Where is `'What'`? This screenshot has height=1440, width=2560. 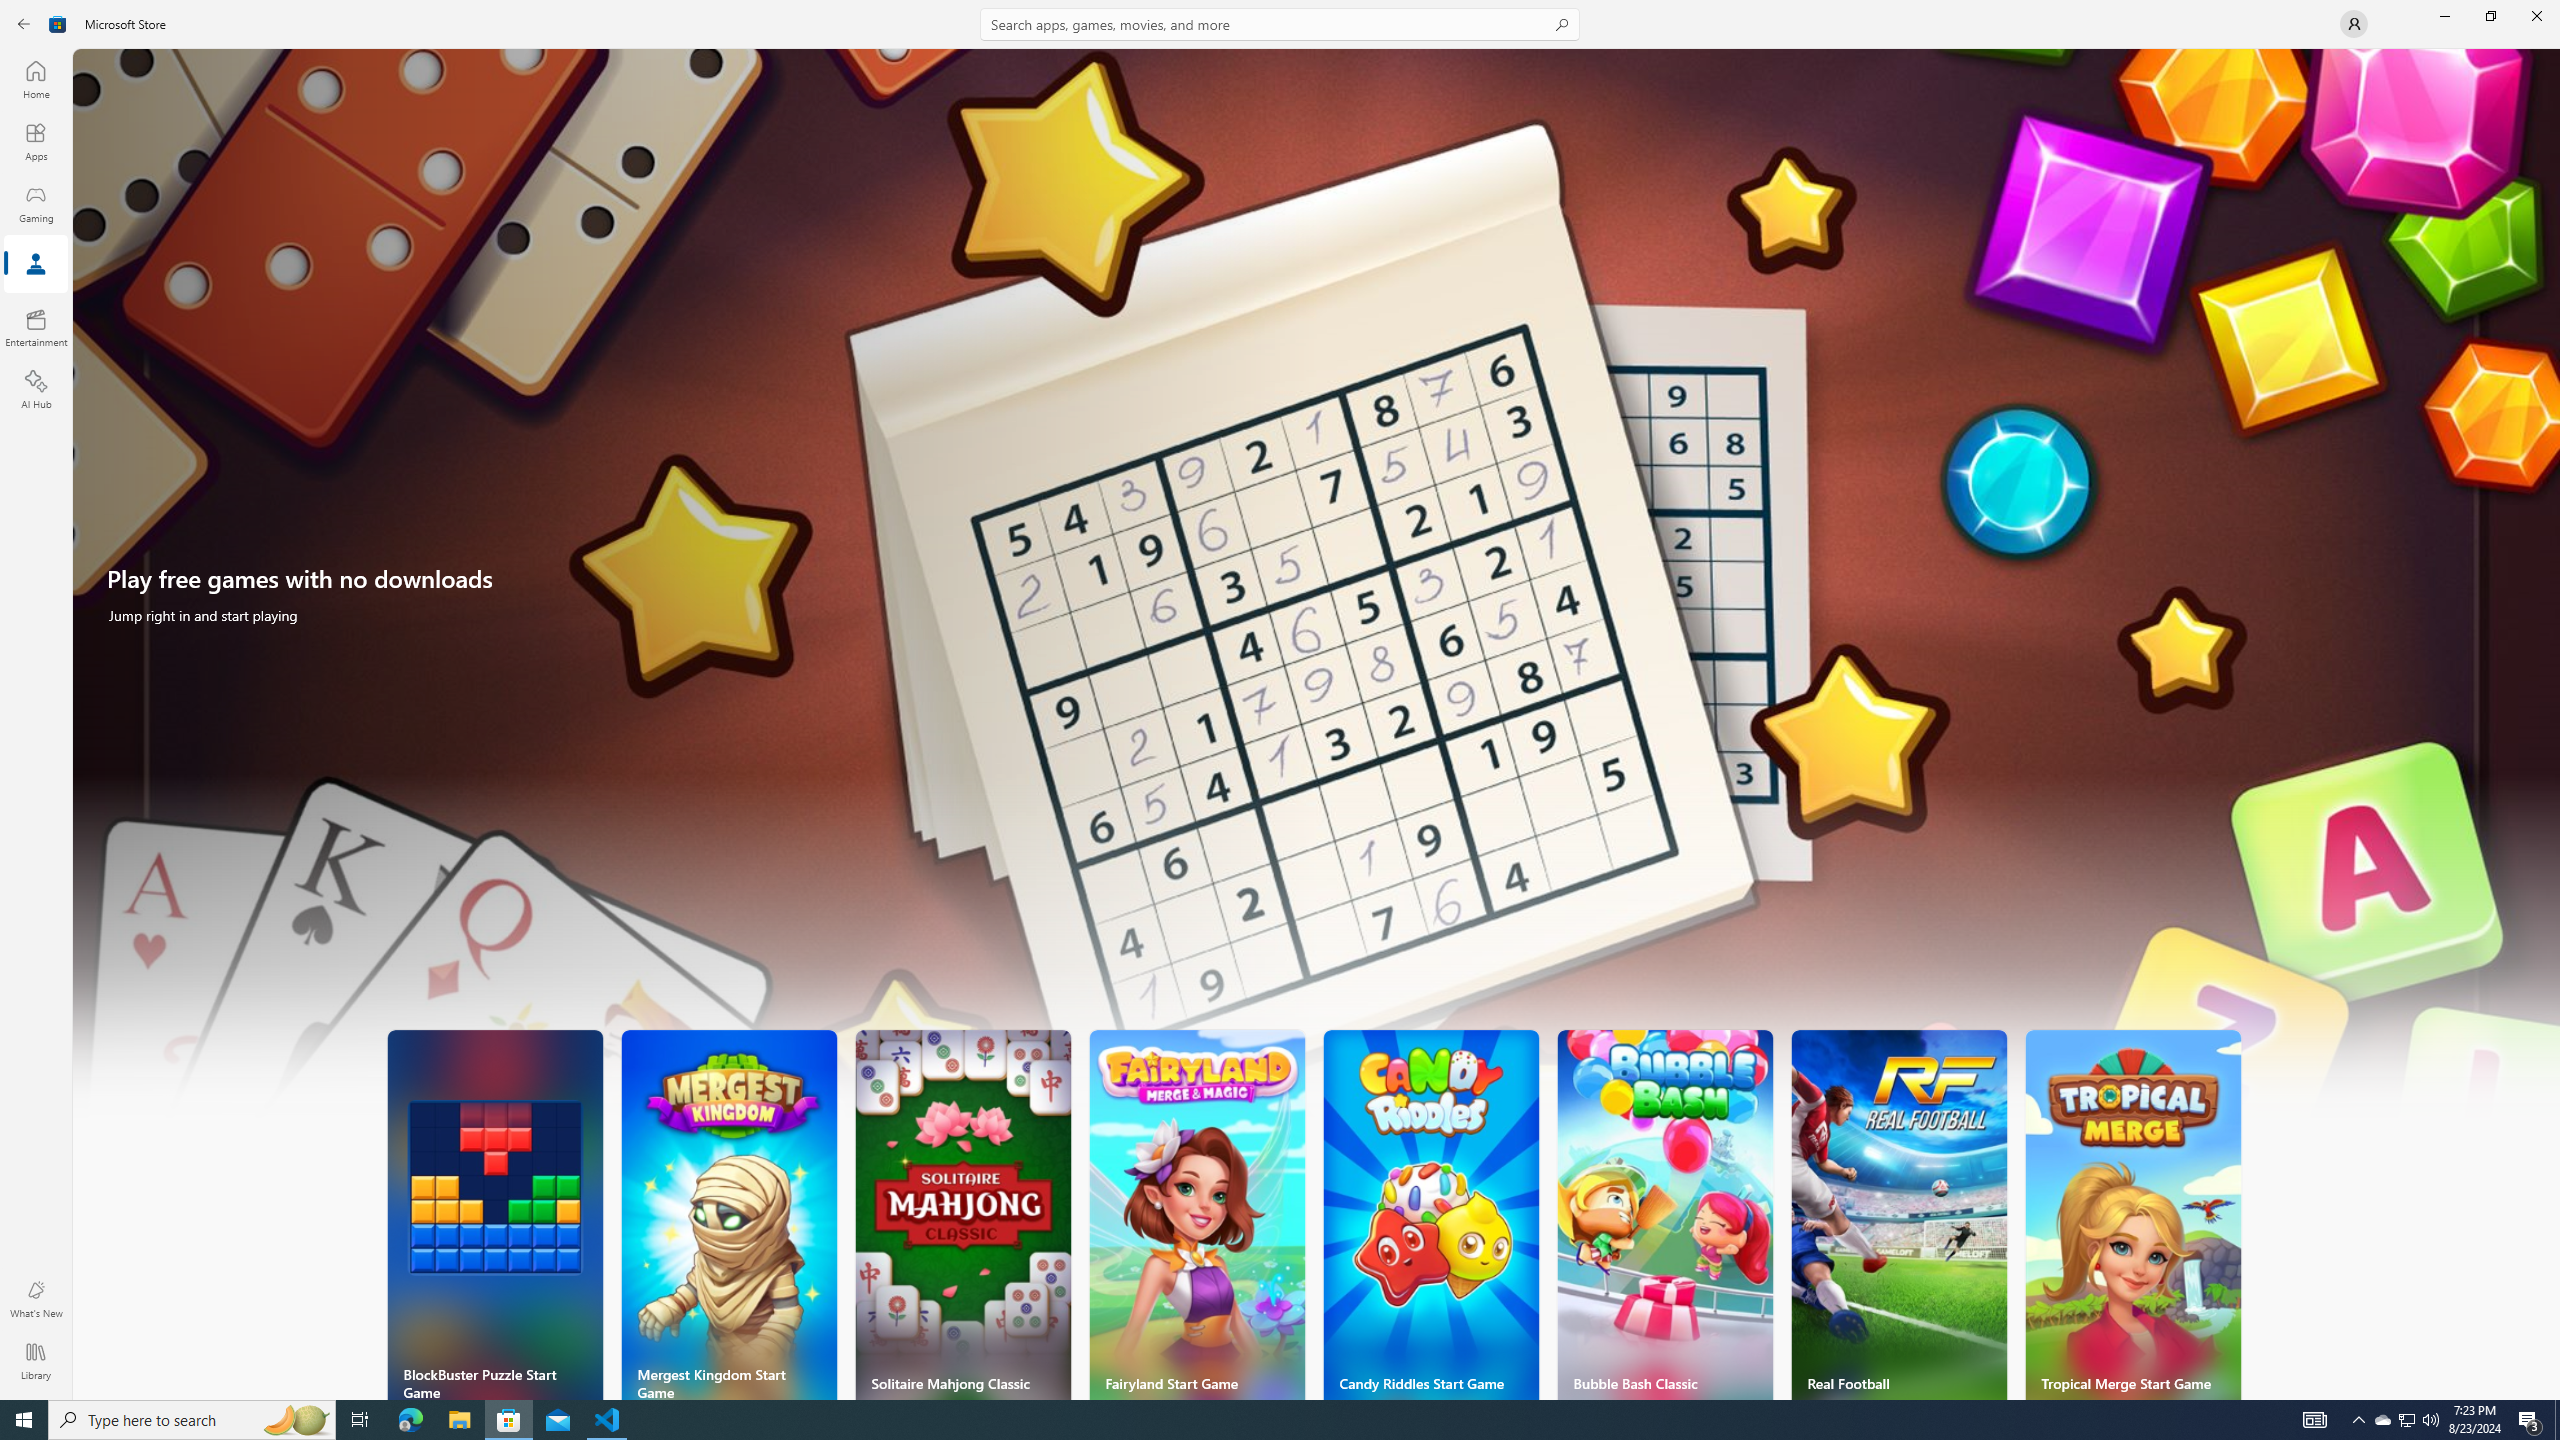
'What' is located at coordinates (34, 1298).